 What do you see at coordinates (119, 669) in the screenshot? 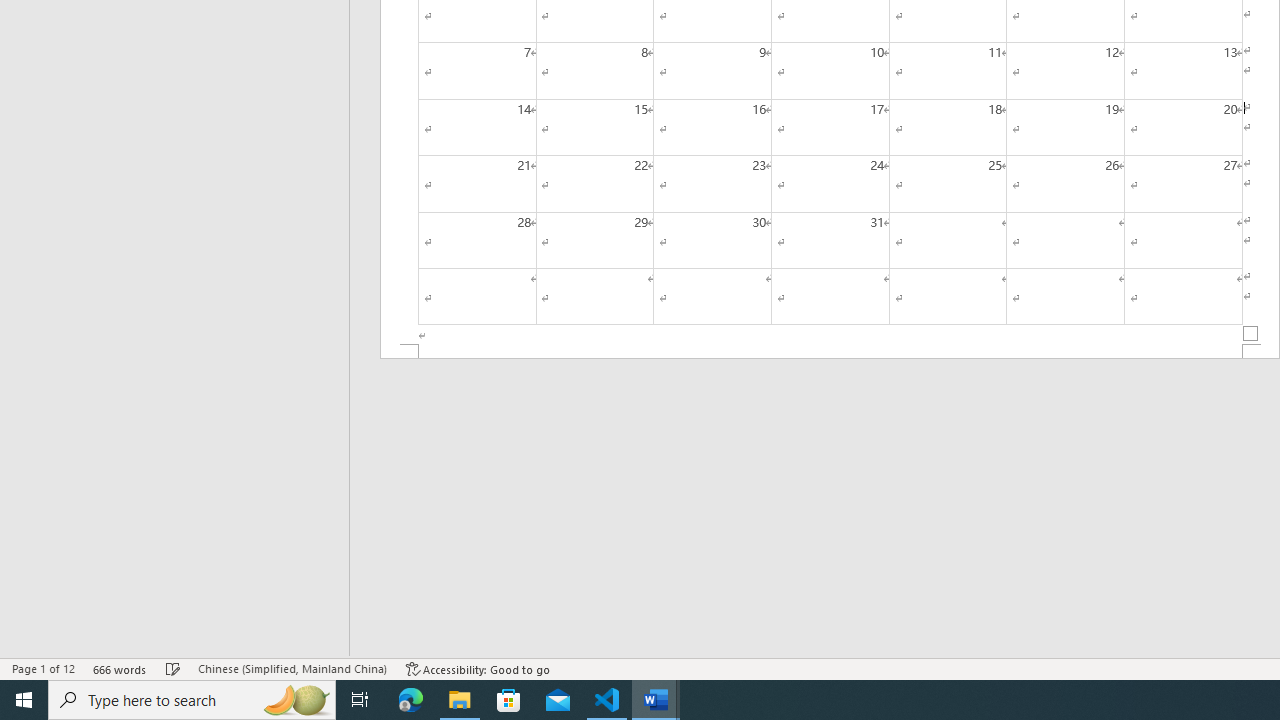
I see `'Word Count 666 words'` at bounding box center [119, 669].